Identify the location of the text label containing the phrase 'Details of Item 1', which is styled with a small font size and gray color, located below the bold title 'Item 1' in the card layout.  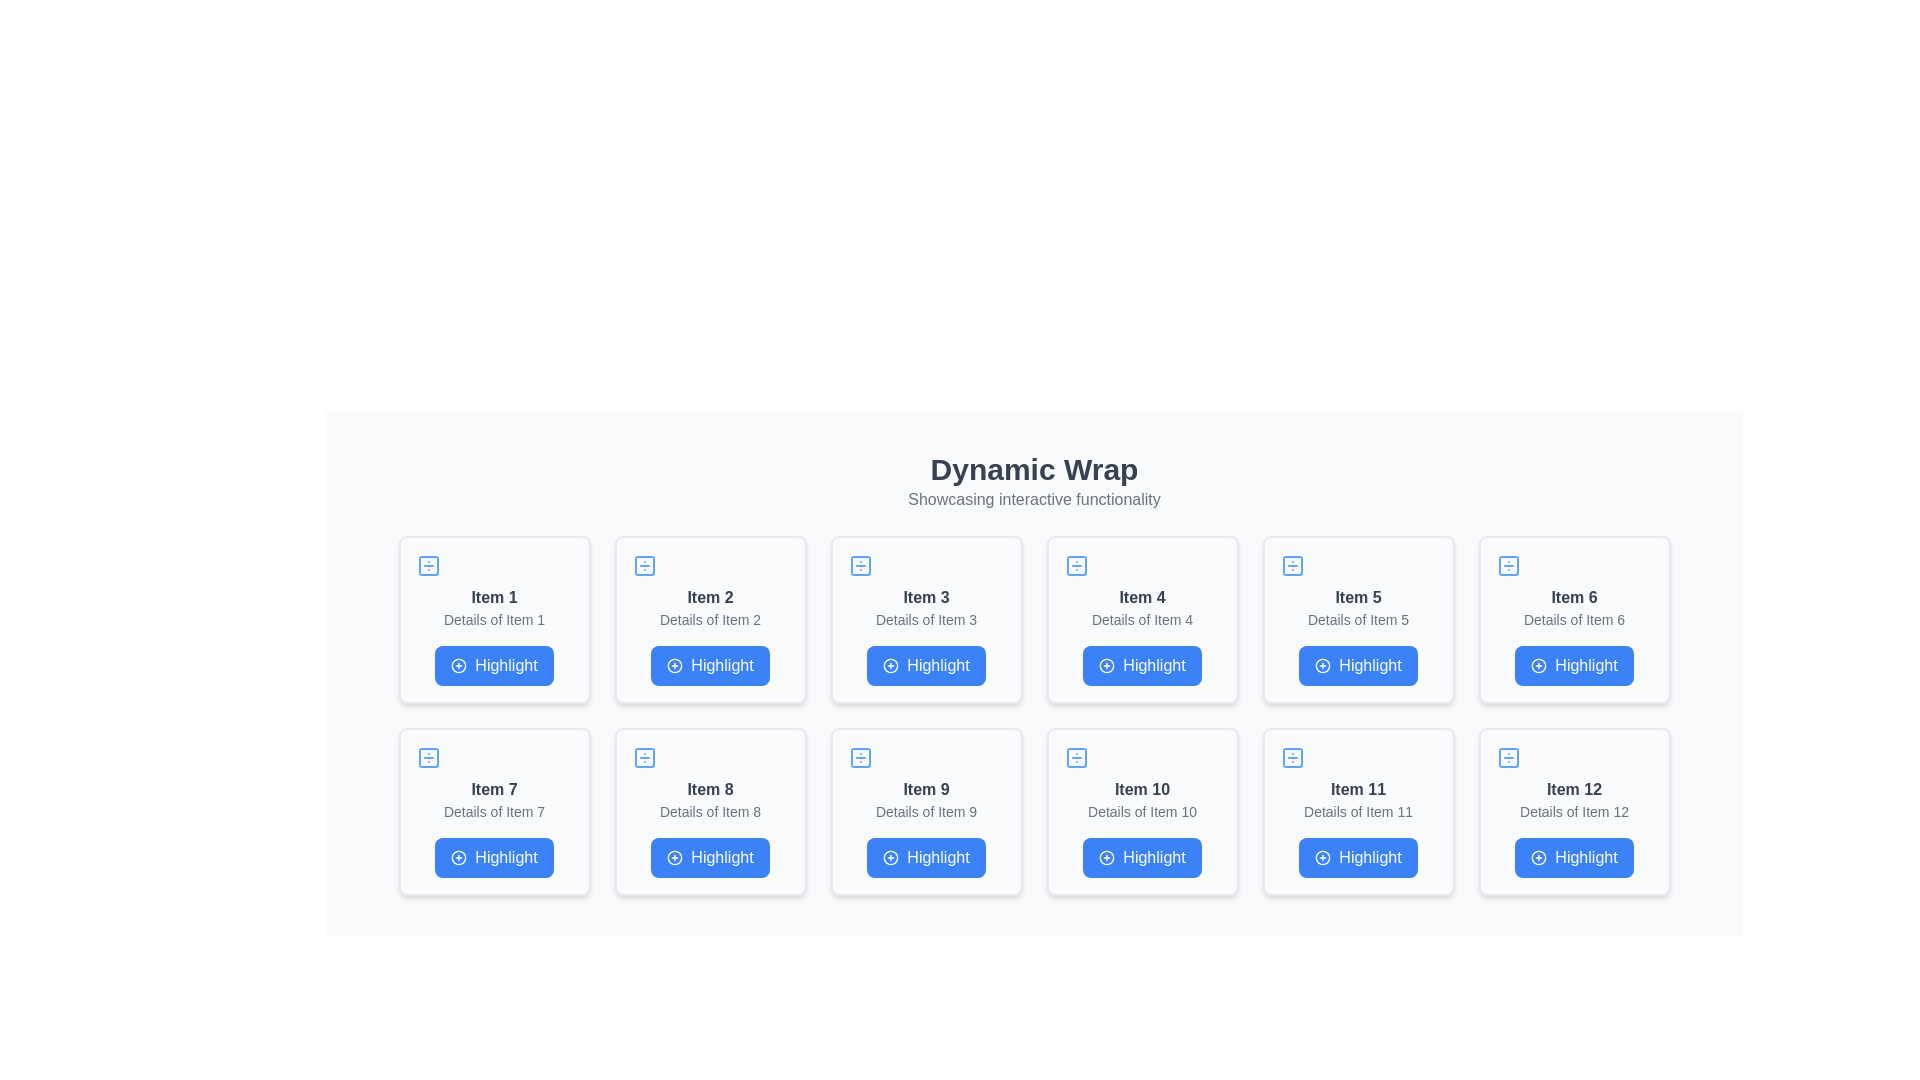
(494, 619).